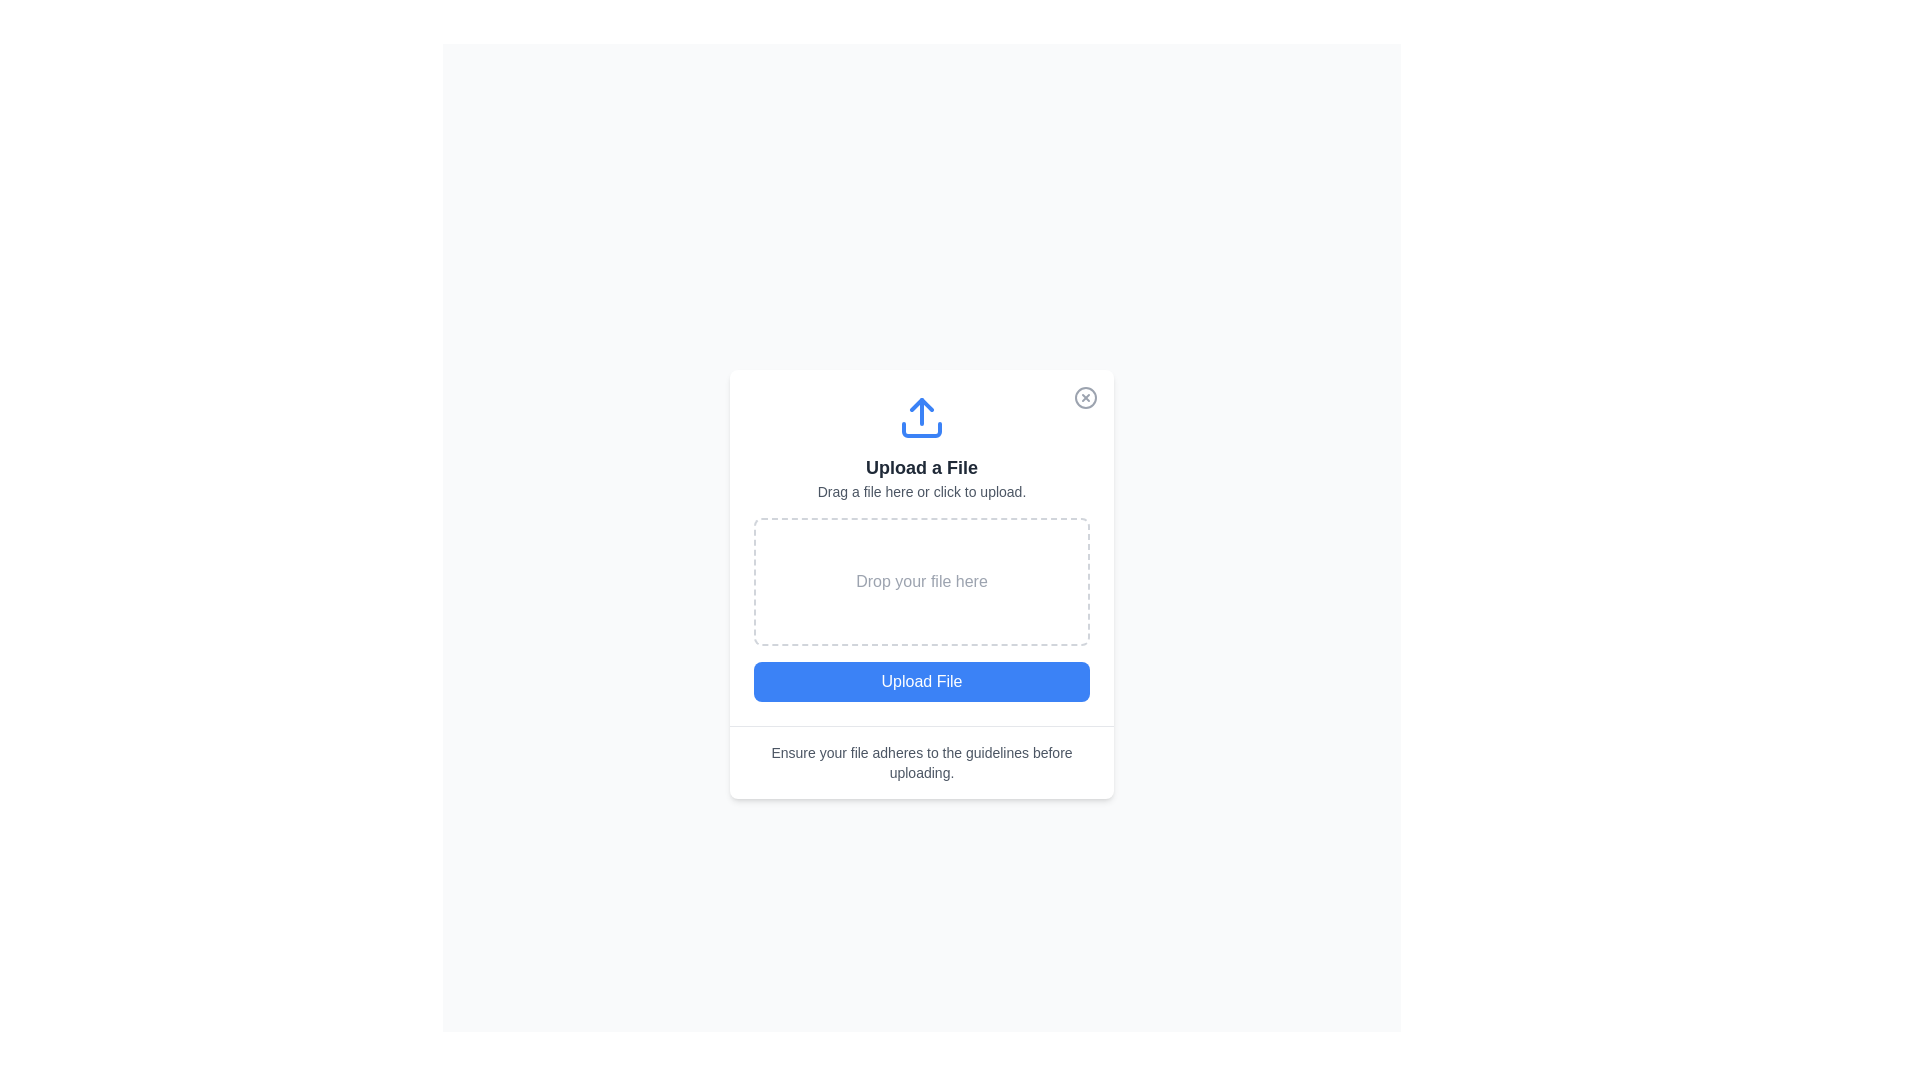 This screenshot has width=1920, height=1080. What do you see at coordinates (920, 581) in the screenshot?
I see `the static text label that instructs users where to drop their file for upload, located in the middle of the interface, under the instructions 'Drag a file here or click to upload'` at bounding box center [920, 581].